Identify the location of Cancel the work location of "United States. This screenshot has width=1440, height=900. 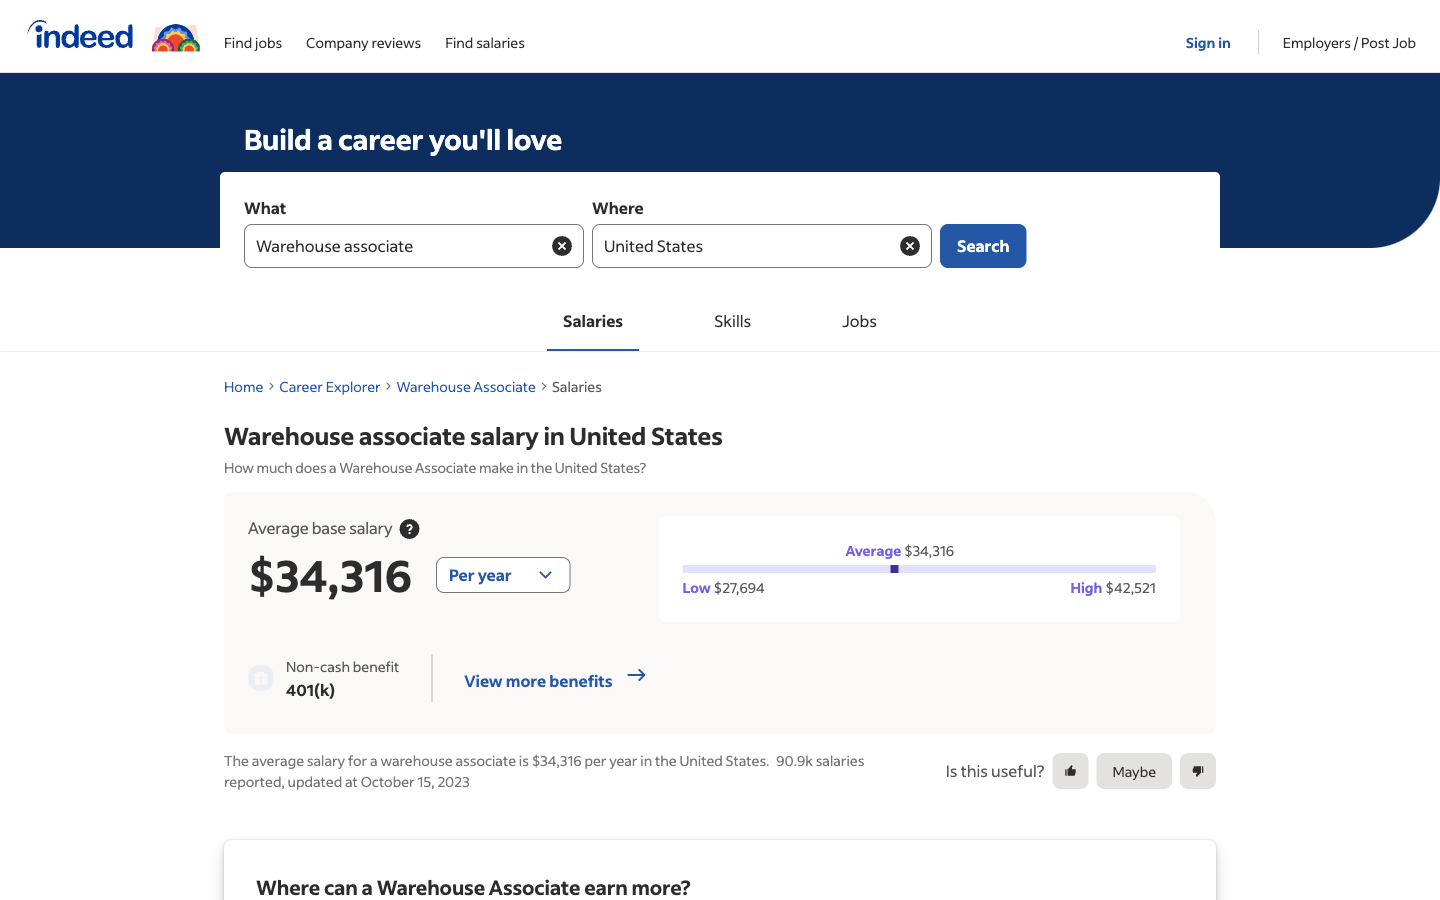
(909, 244).